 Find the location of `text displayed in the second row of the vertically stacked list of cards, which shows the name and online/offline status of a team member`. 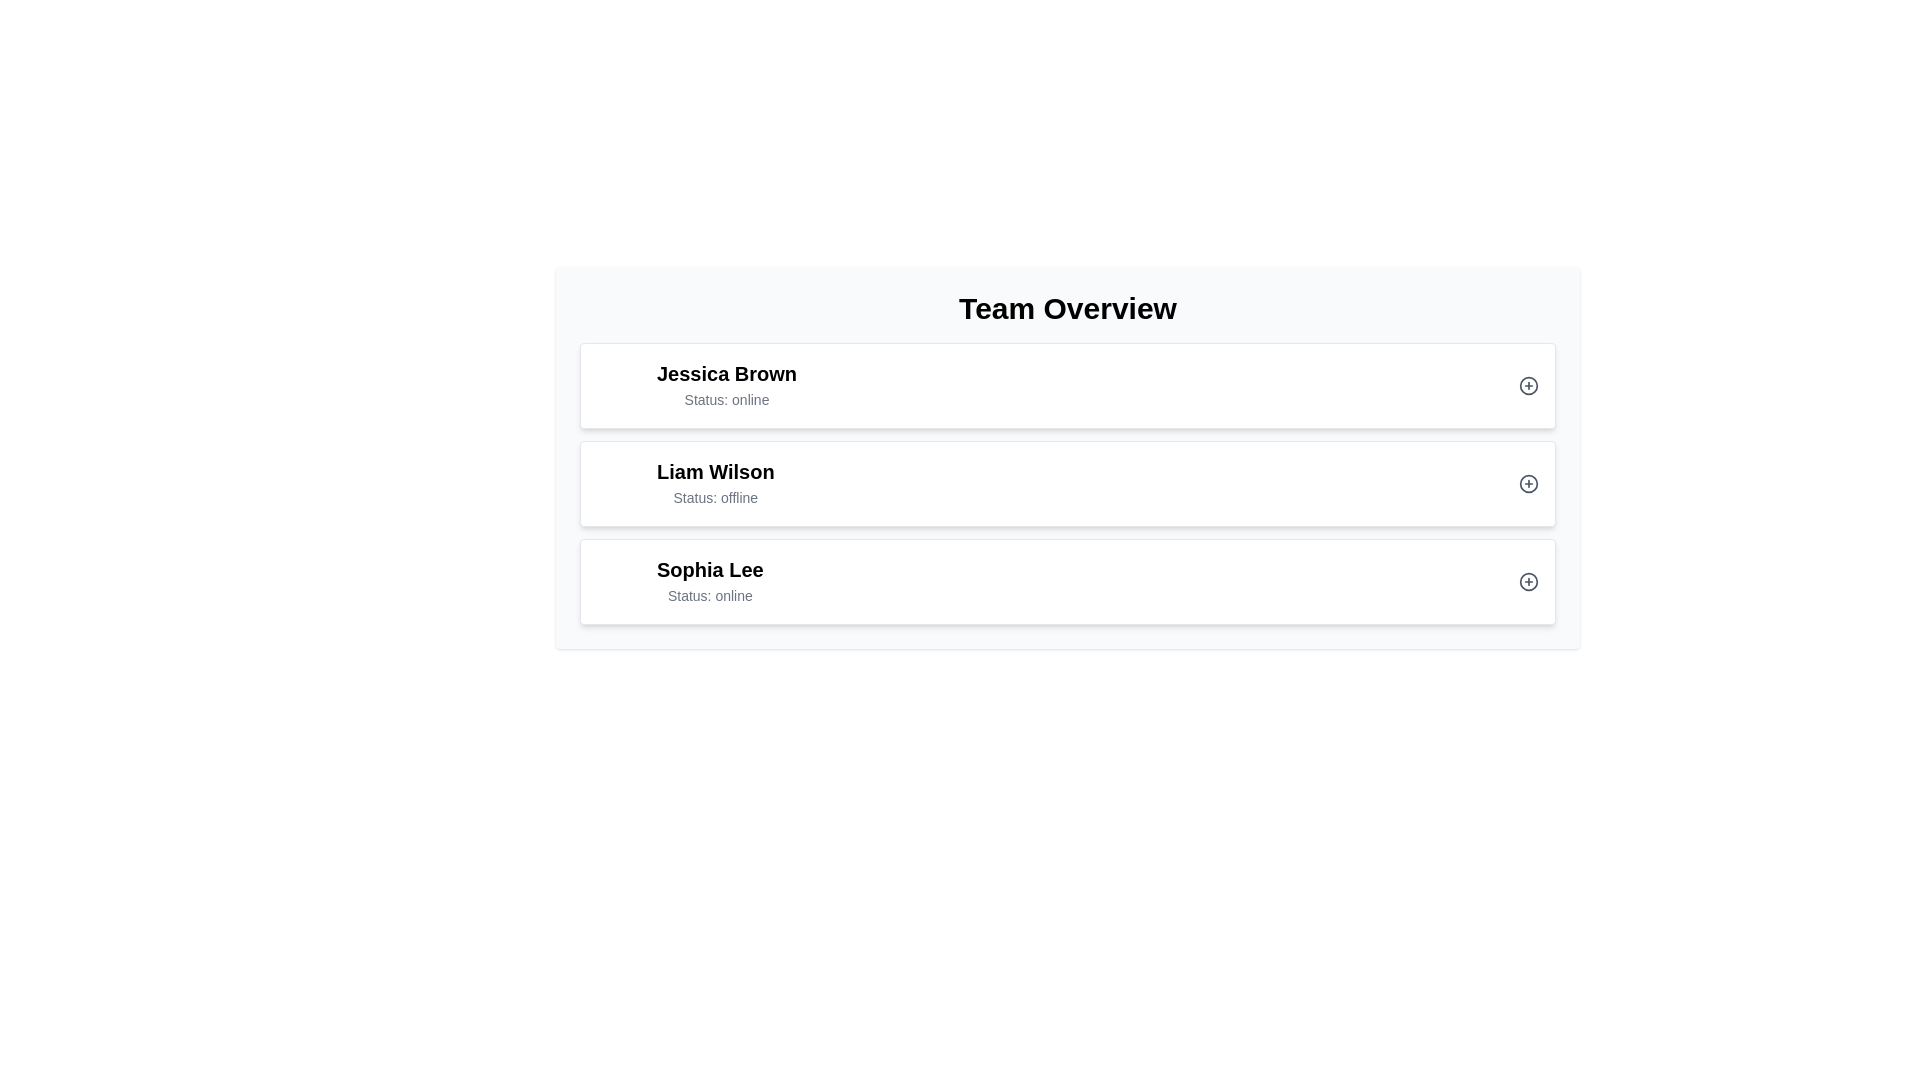

text displayed in the second row of the vertically stacked list of cards, which shows the name and online/offline status of a team member is located at coordinates (715, 483).